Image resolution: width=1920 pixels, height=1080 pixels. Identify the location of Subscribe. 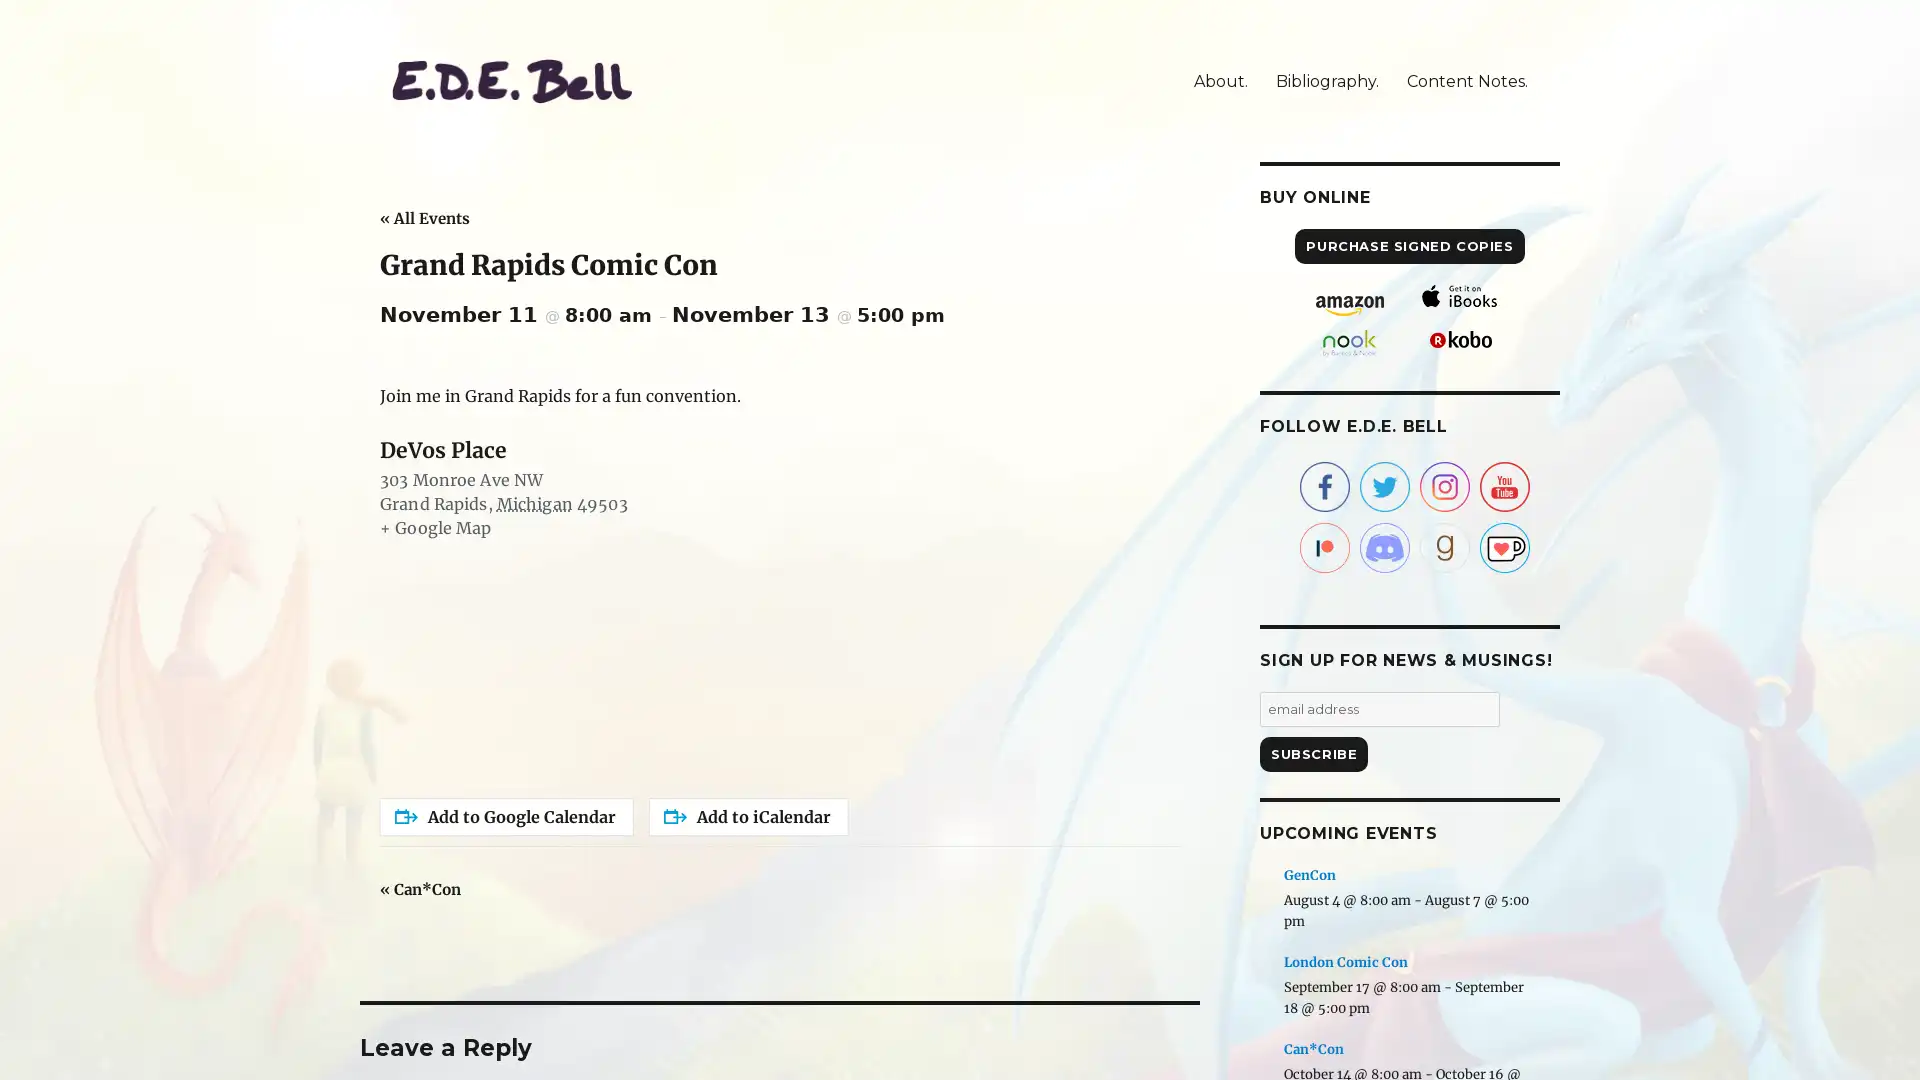
(1314, 754).